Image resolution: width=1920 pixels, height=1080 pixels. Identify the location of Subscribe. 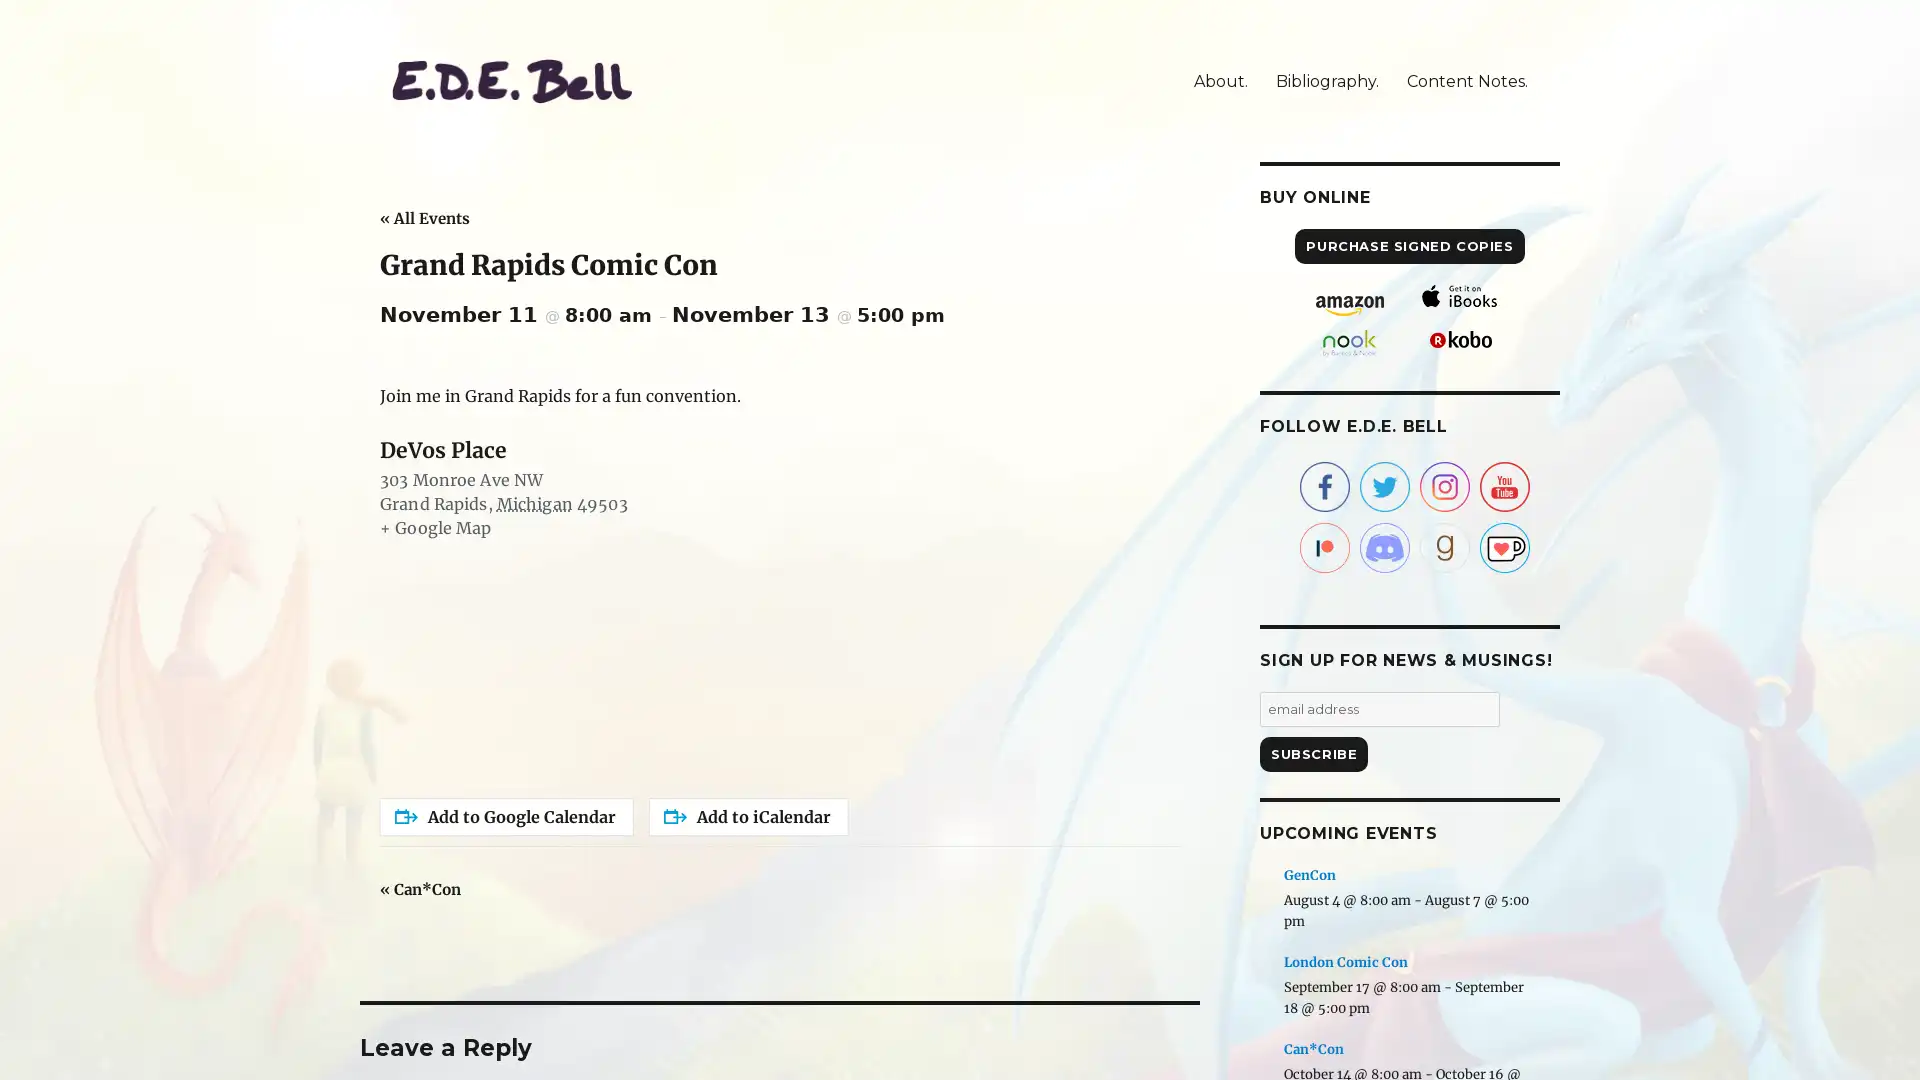
(1314, 754).